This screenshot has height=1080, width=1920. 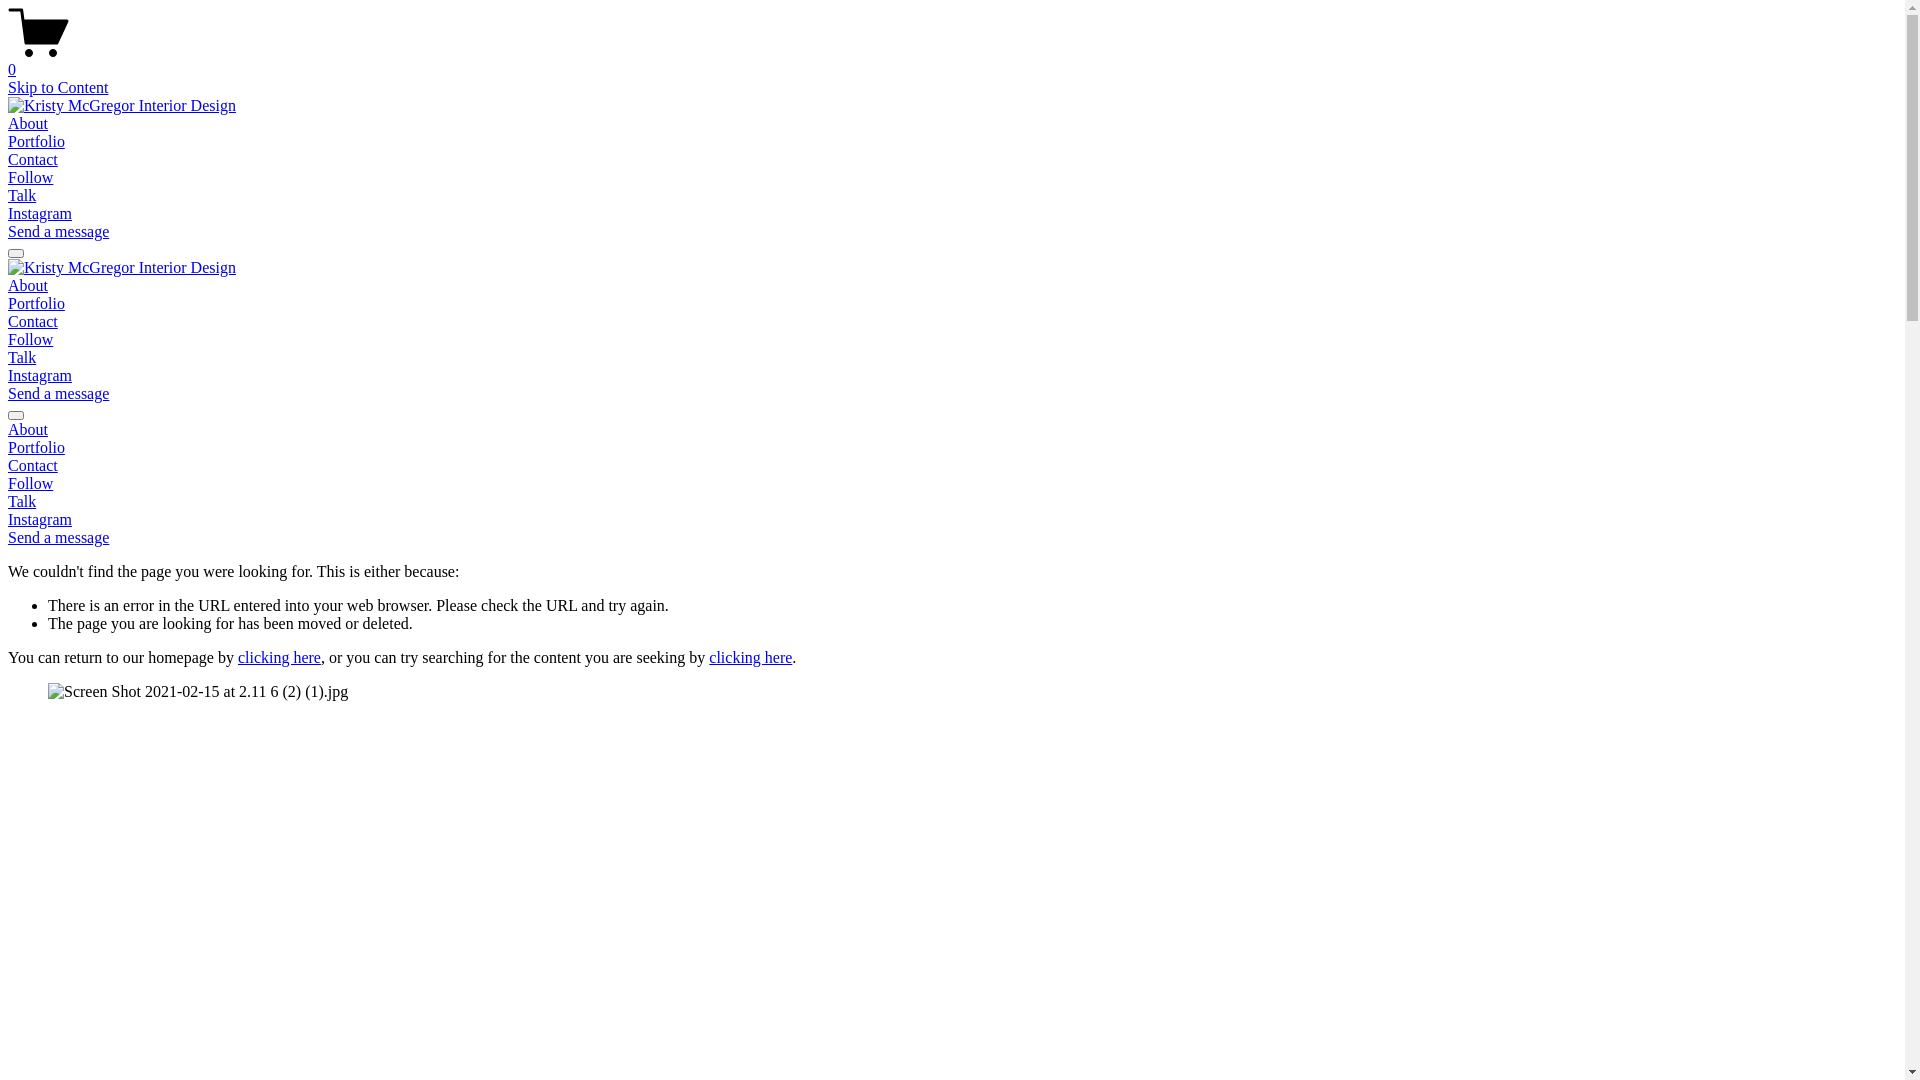 What do you see at coordinates (39, 518) in the screenshot?
I see `'Instagram'` at bounding box center [39, 518].